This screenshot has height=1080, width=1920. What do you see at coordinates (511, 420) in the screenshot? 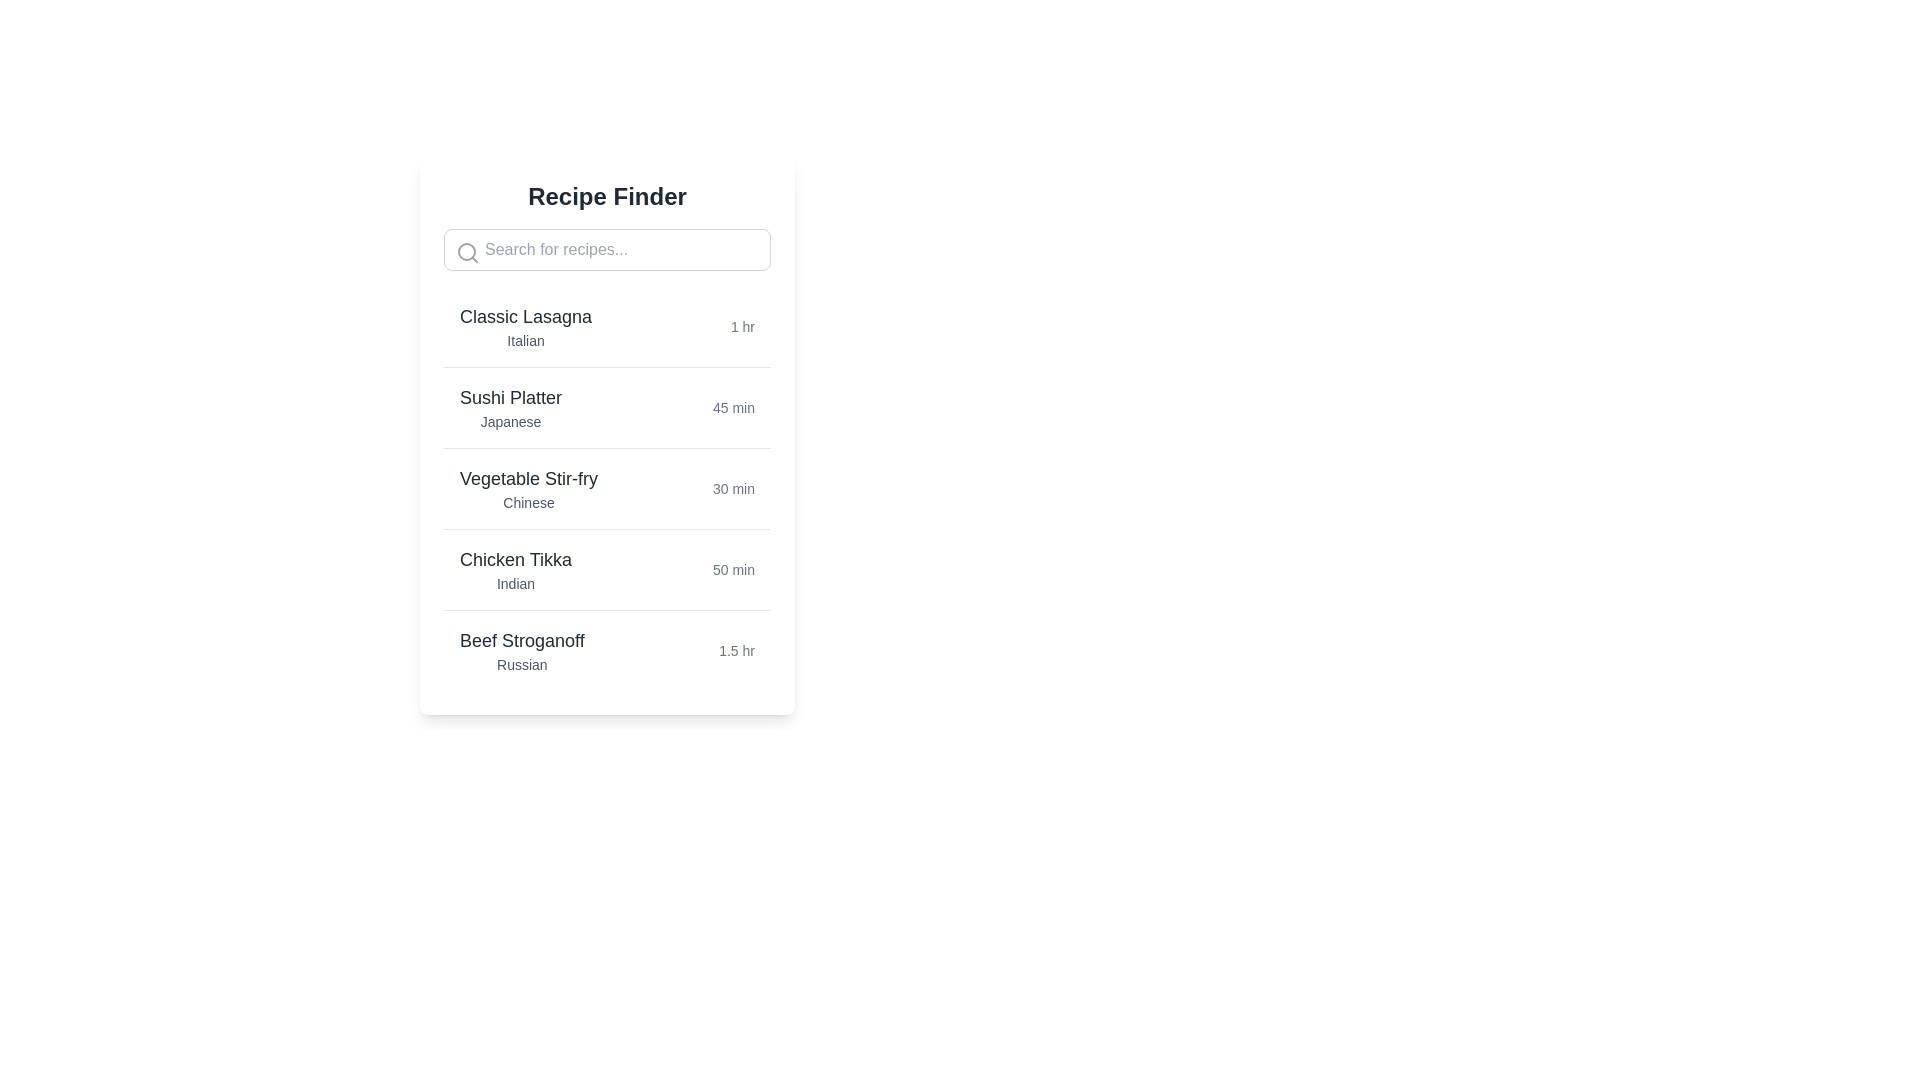
I see `the static text label providing additional information about the 'Sushi Platter' item, positioned directly underneath the 'Sushi Platter' text` at bounding box center [511, 420].